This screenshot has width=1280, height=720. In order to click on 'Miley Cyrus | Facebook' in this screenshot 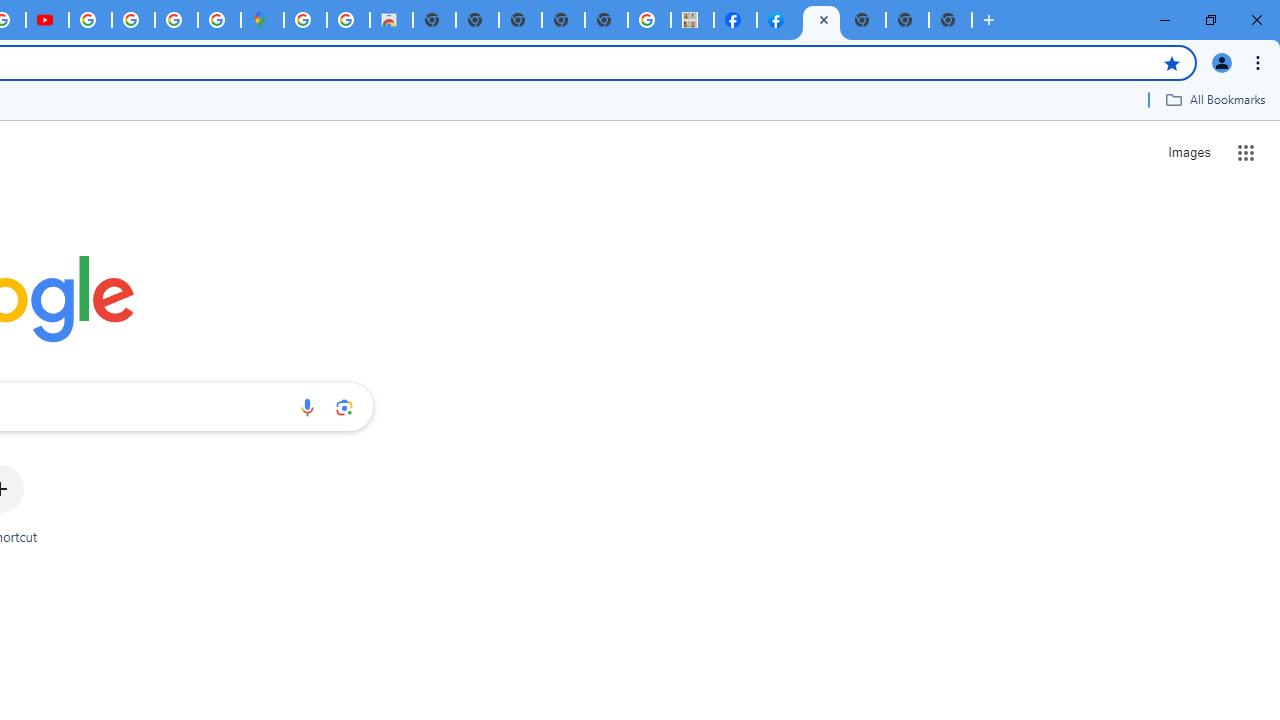, I will do `click(734, 20)`.